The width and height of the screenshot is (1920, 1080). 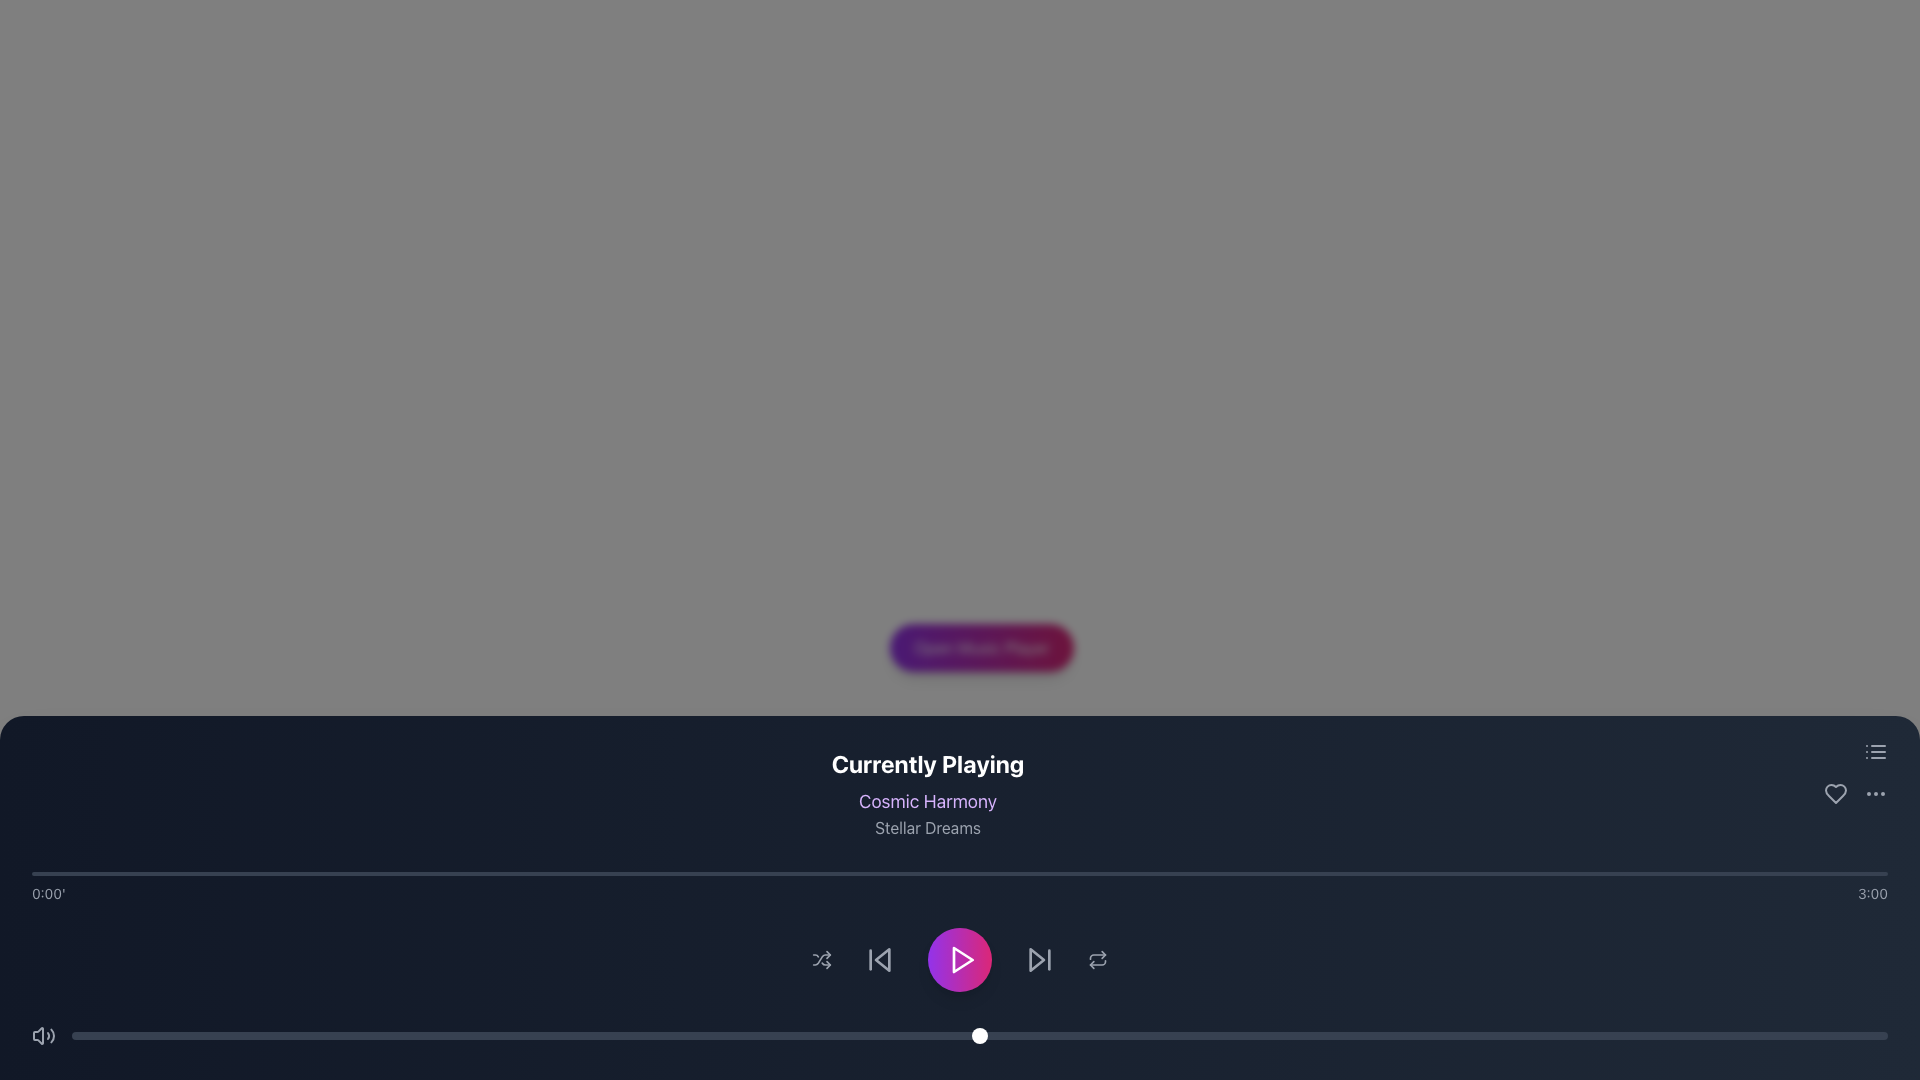 What do you see at coordinates (926, 828) in the screenshot?
I see `the light gray text 'Stellar Dreams', which is displayed within a dark-colored section, positioned below 'Cosmic Harmony' and aligned with 'Currently Playing'` at bounding box center [926, 828].